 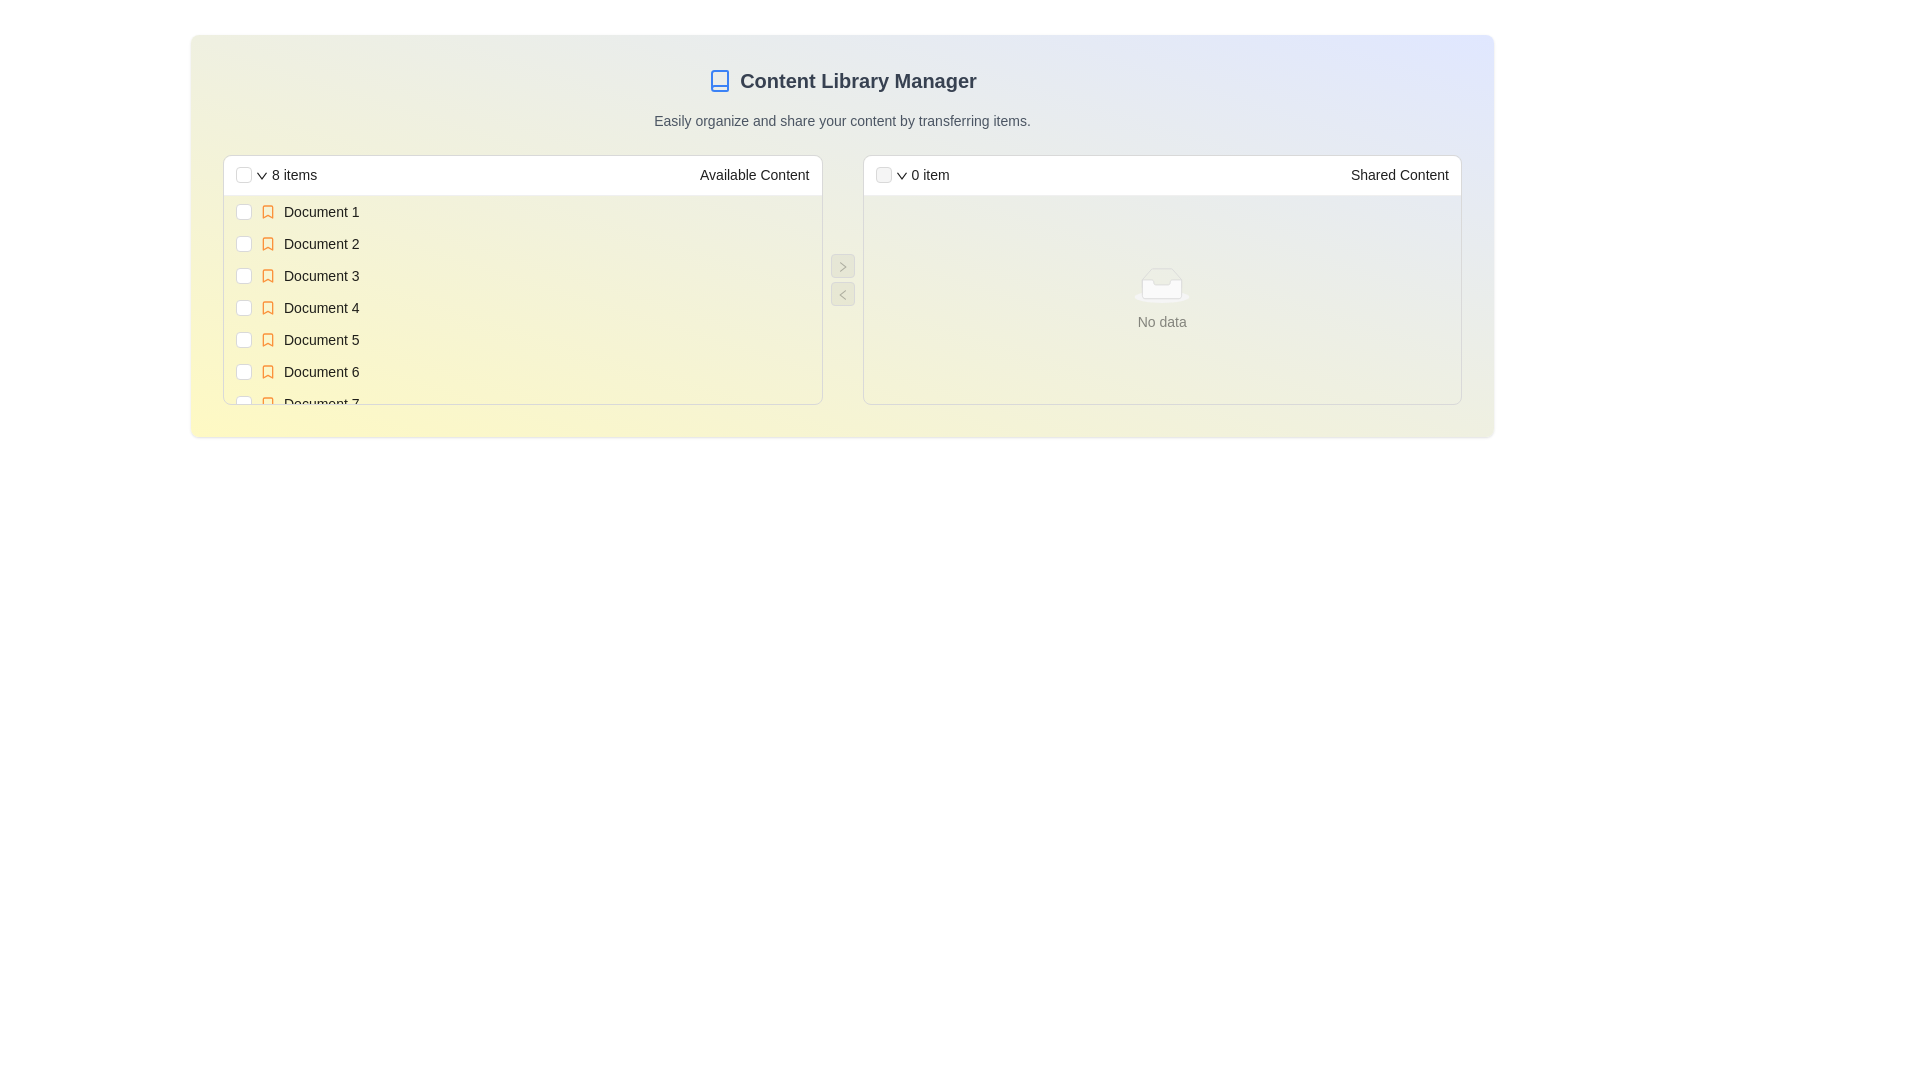 What do you see at coordinates (267, 276) in the screenshot?
I see `the bookmark icon located next to 'Document 3' in the left-side panel` at bounding box center [267, 276].